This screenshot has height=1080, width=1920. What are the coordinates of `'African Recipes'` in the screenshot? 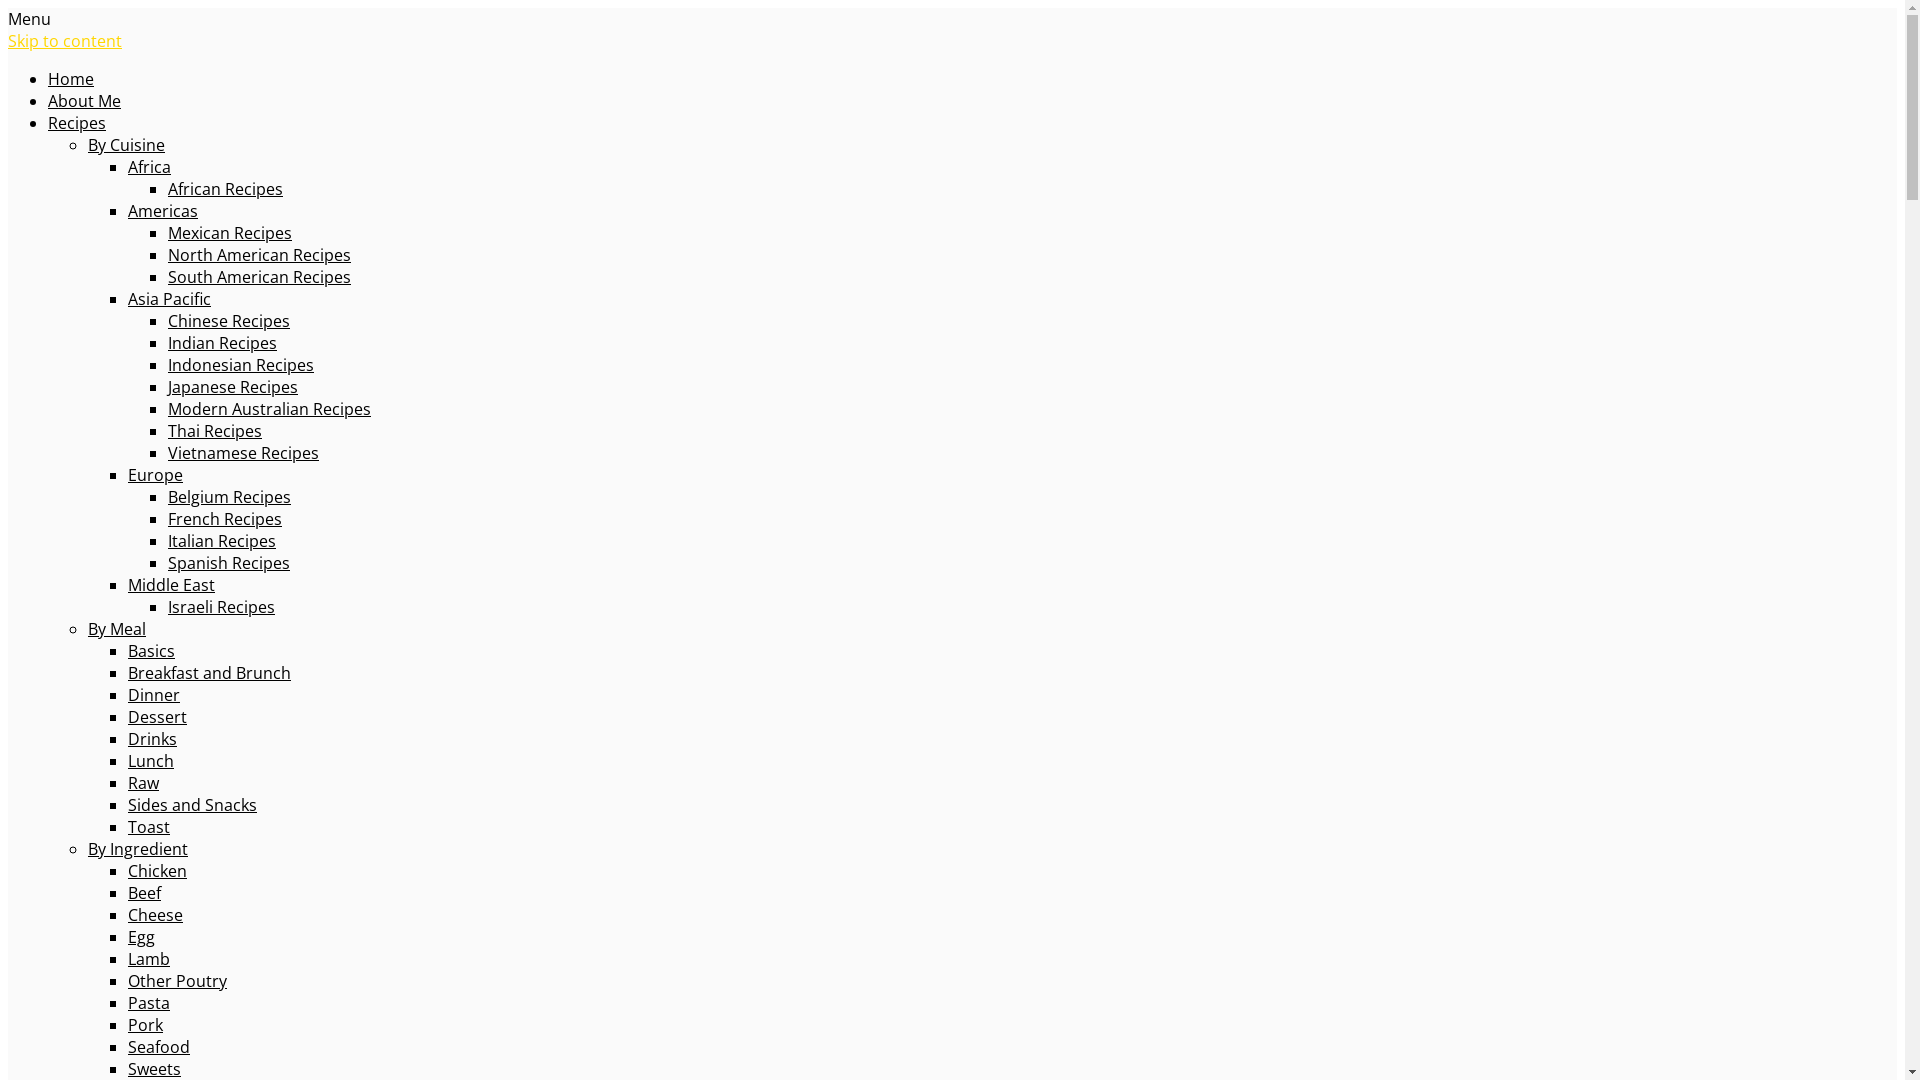 It's located at (225, 189).